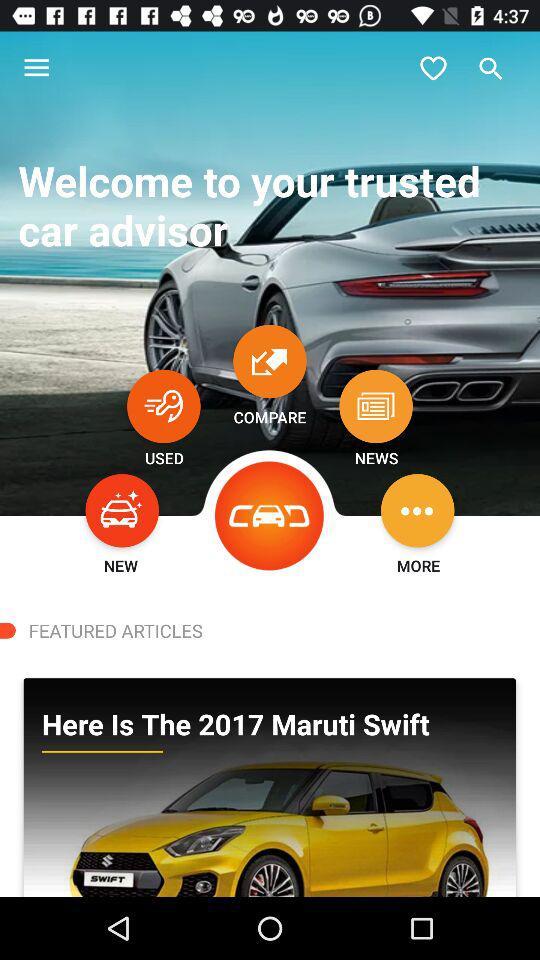  What do you see at coordinates (270, 515) in the screenshot?
I see `main` at bounding box center [270, 515].